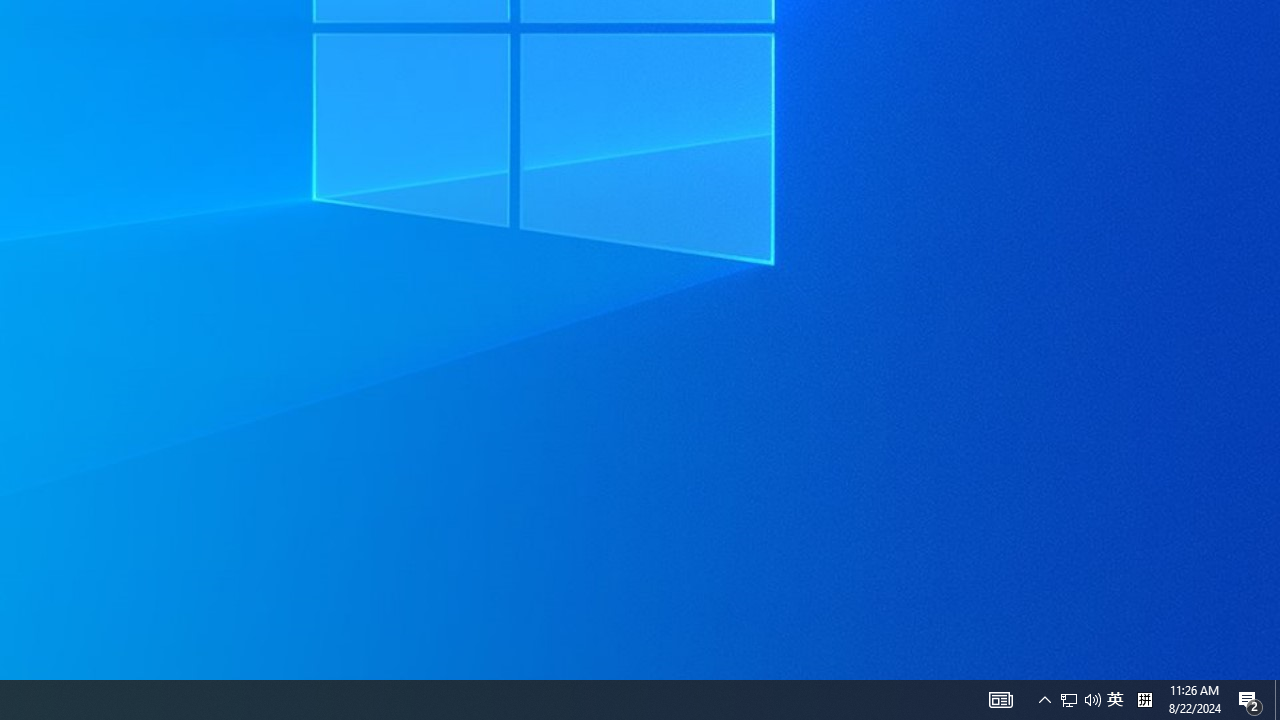 The height and width of the screenshot is (720, 1280). What do you see at coordinates (1144, 698) in the screenshot?
I see `'Tray Input Indicator - Chinese (Simplified, China)'` at bounding box center [1144, 698].